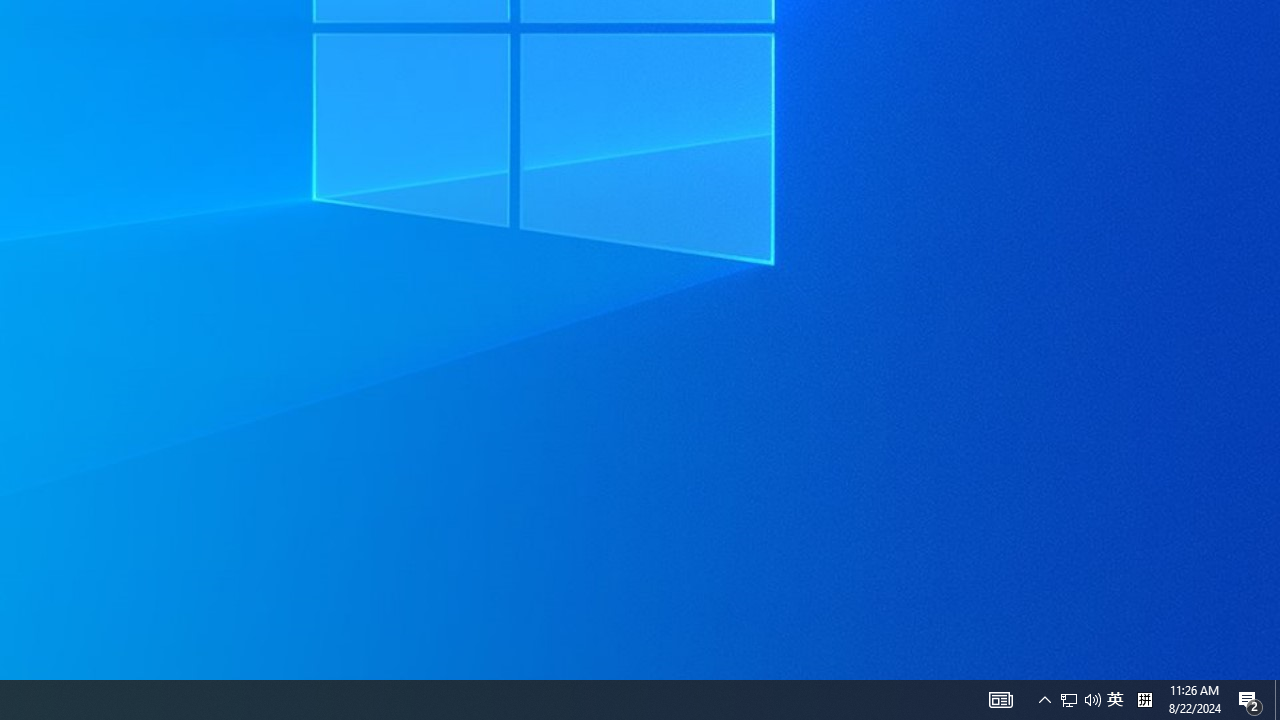 The height and width of the screenshot is (720, 1280). What do you see at coordinates (1144, 698) in the screenshot?
I see `'Tray Input Indicator - Chinese (Simplified, China)'` at bounding box center [1144, 698].